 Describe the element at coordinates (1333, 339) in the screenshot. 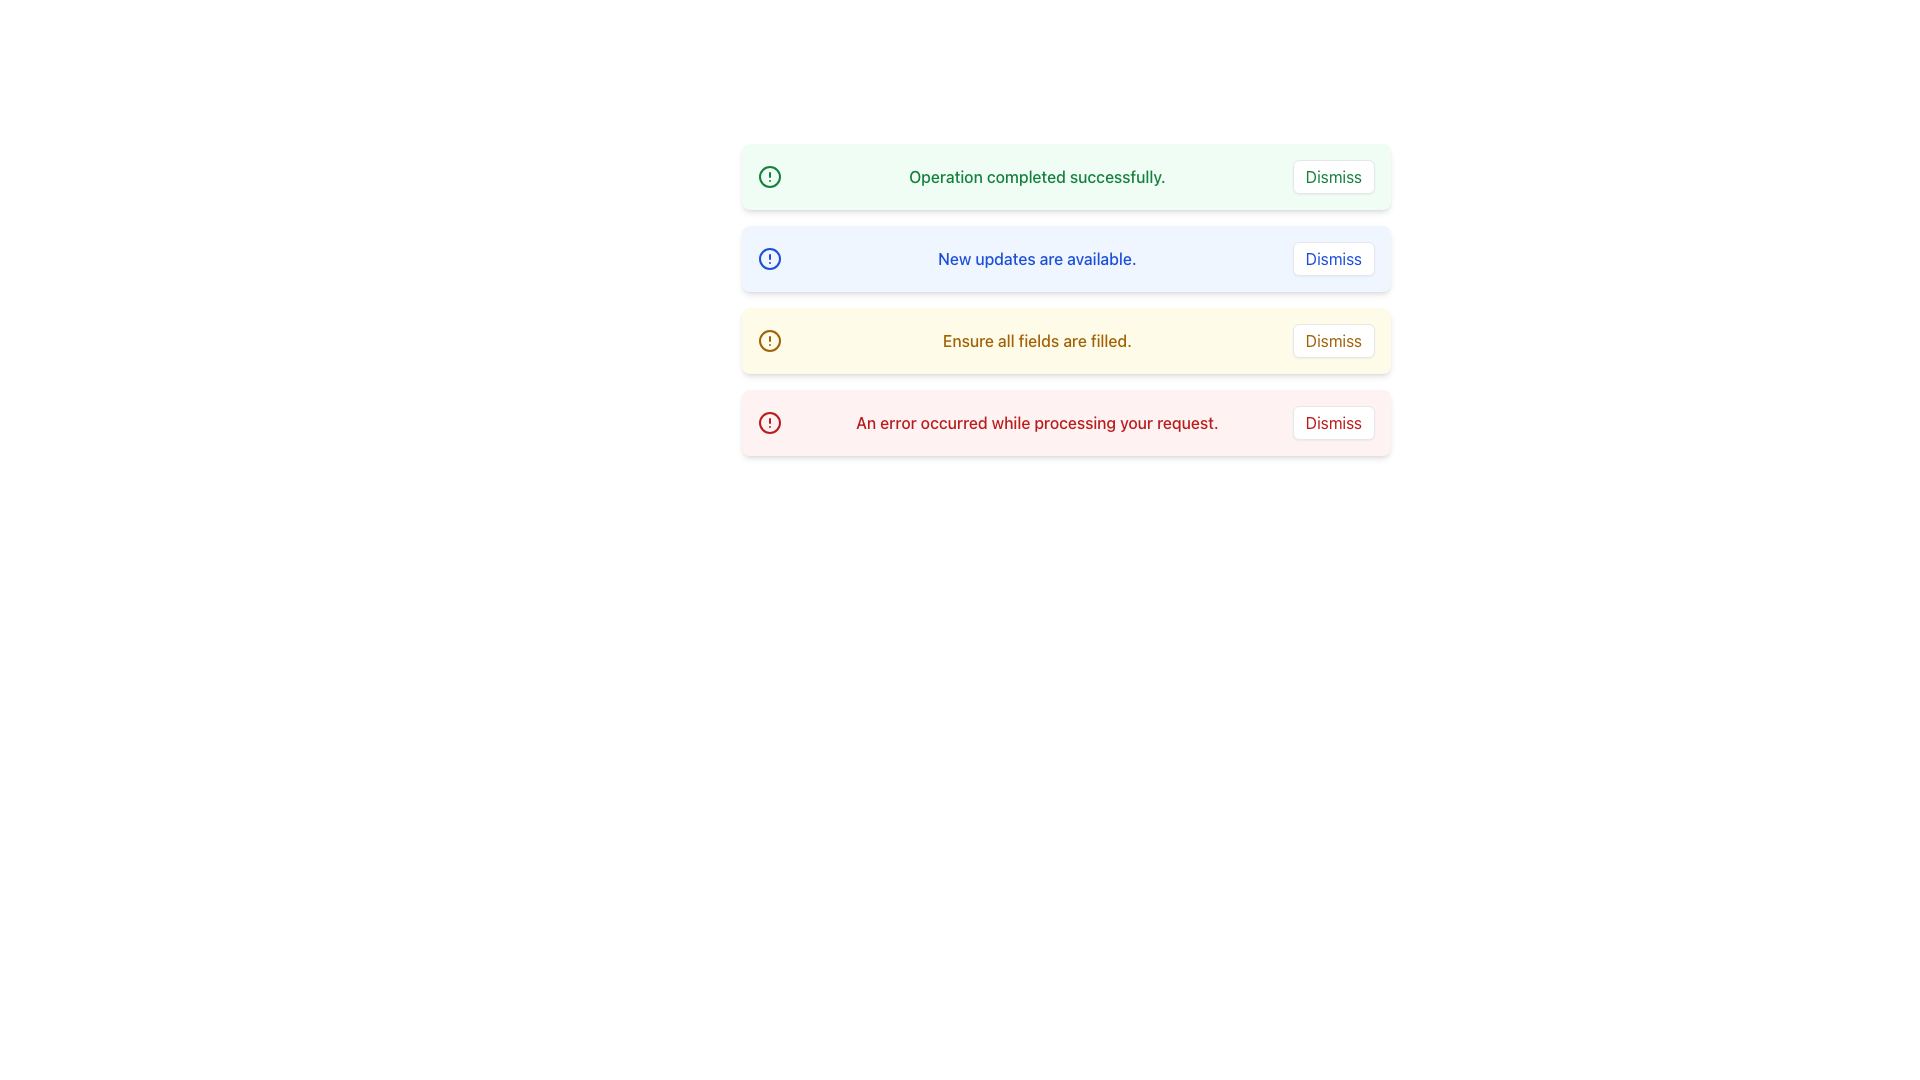

I see `the 'Dismiss' button in the notification block` at that location.